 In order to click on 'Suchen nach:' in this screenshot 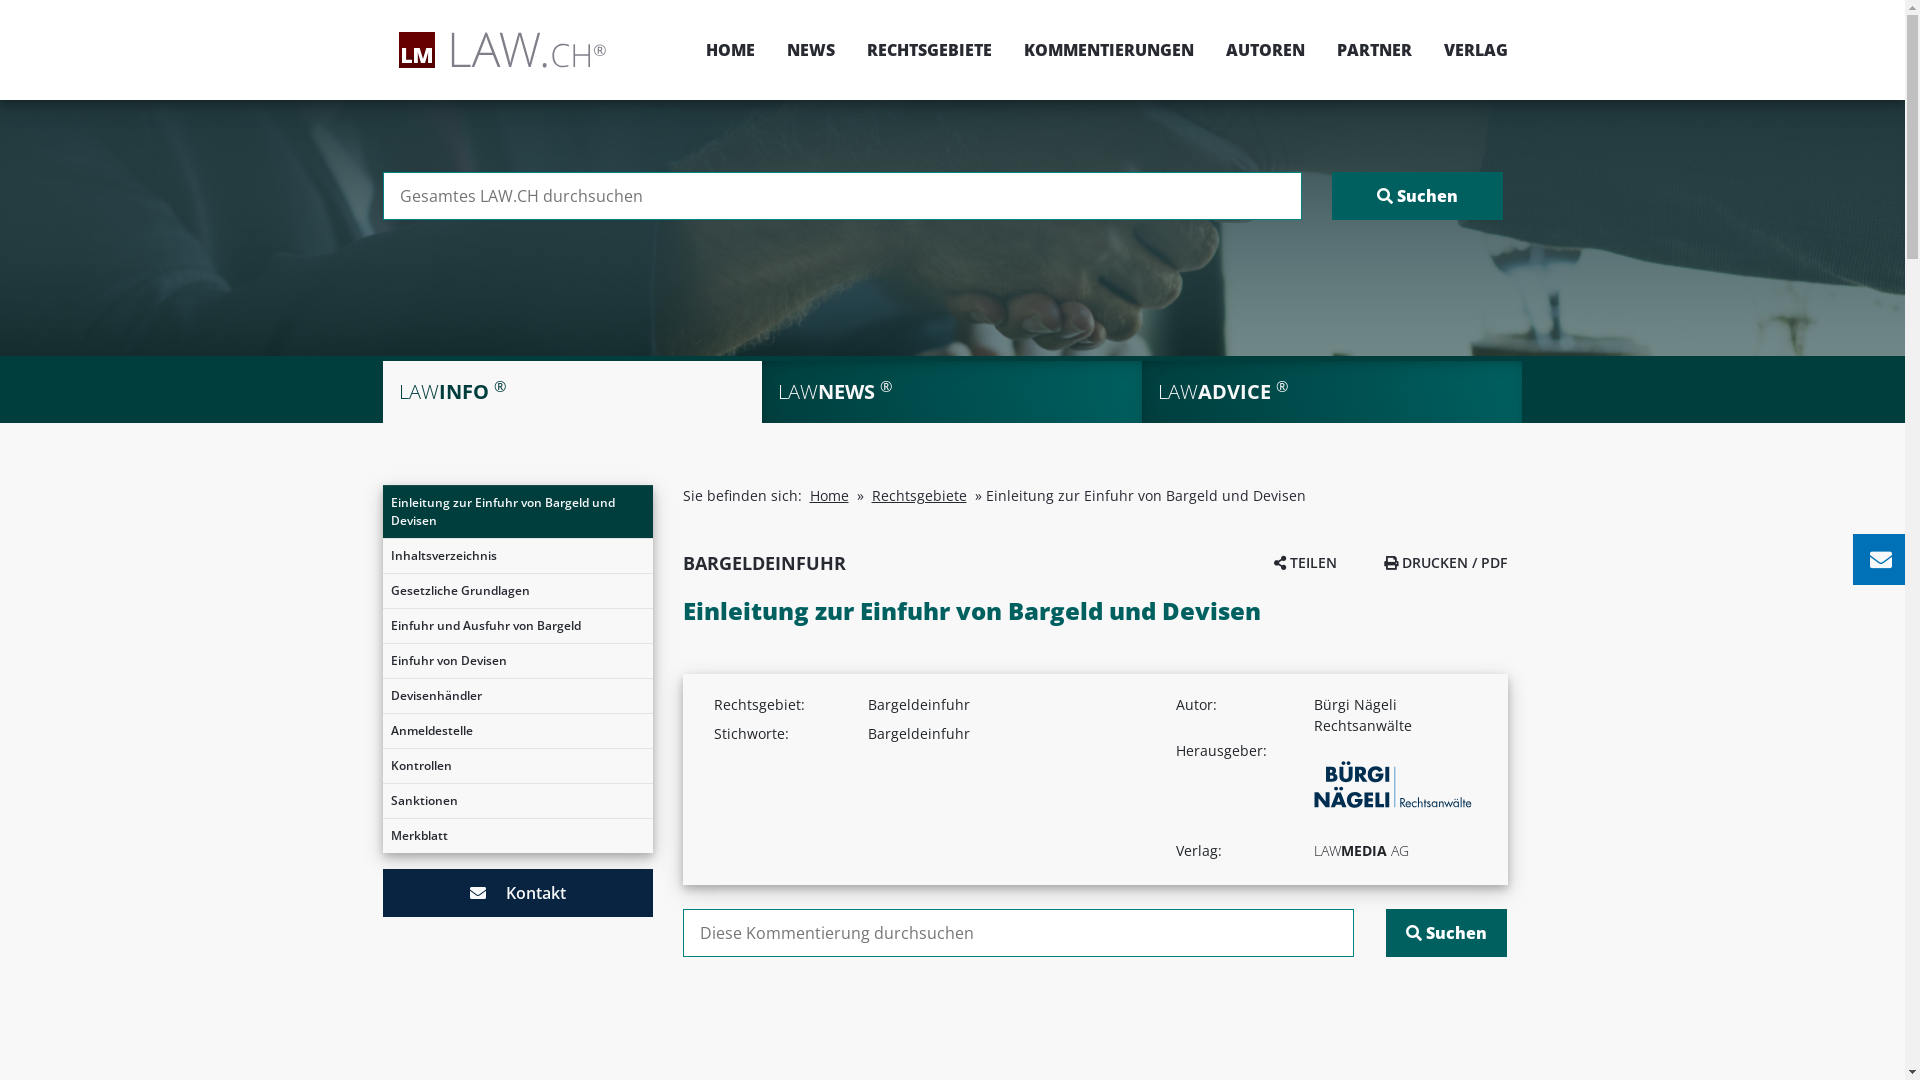, I will do `click(1017, 933)`.